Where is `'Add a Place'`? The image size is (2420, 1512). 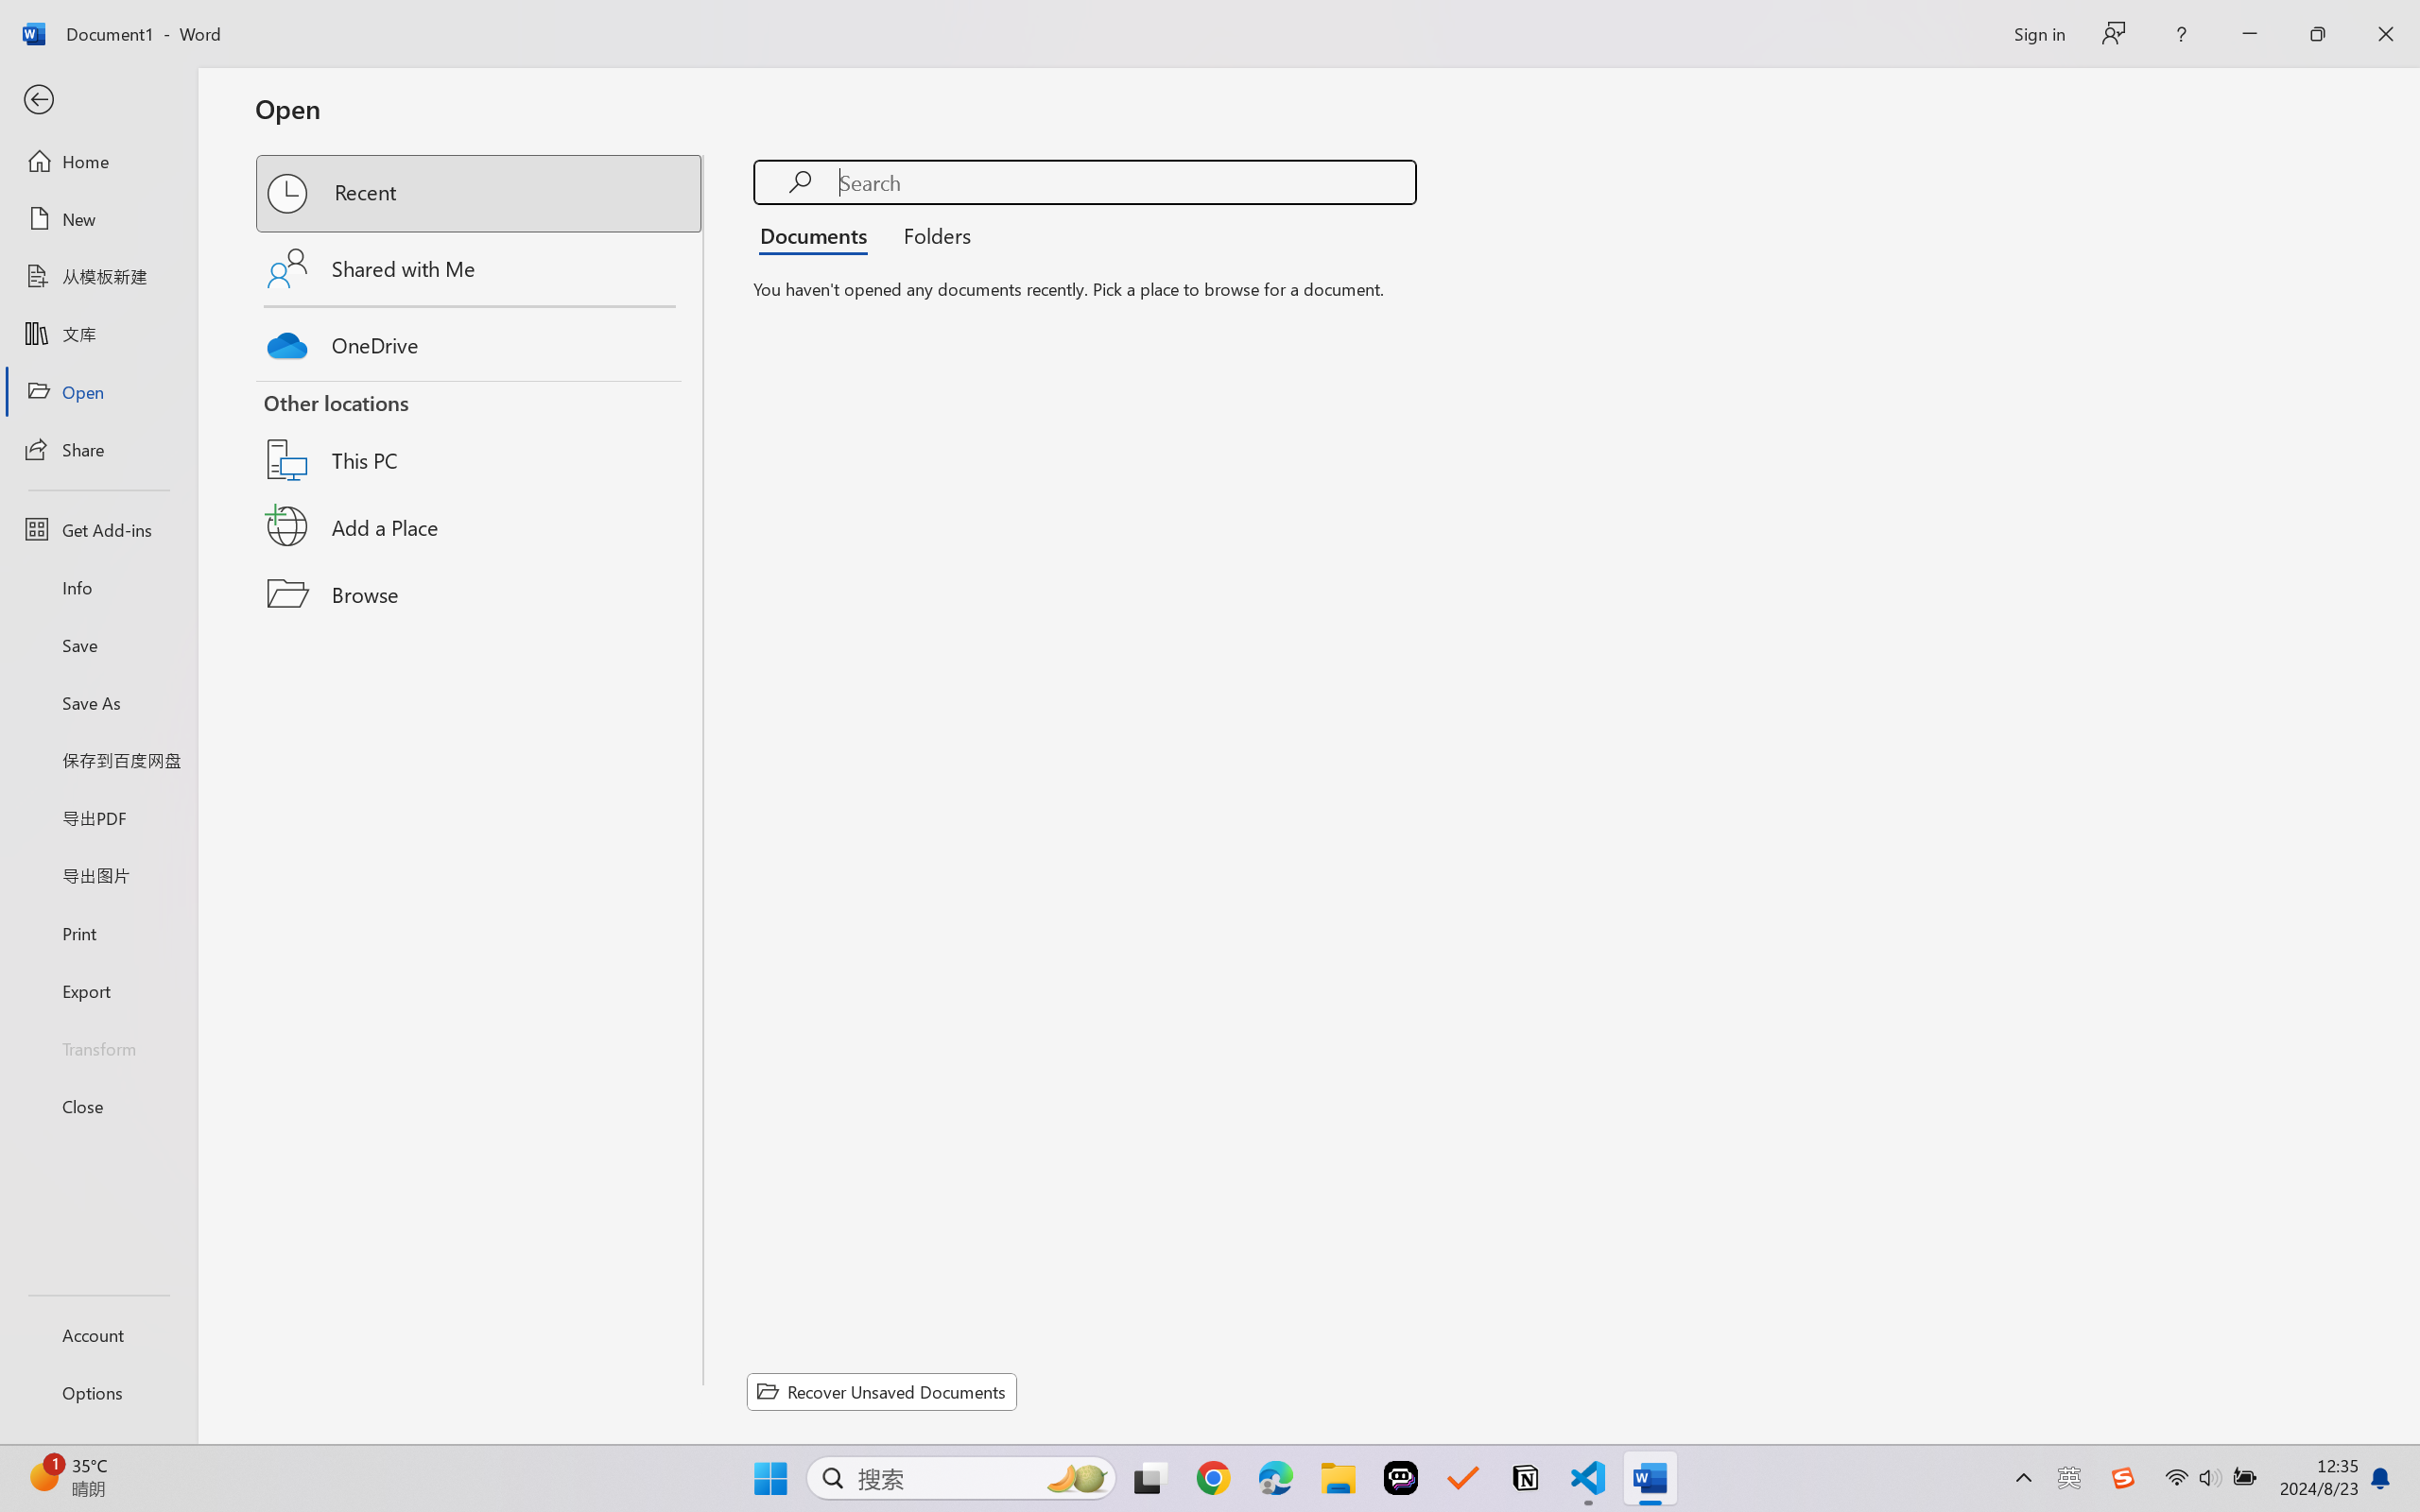 'Add a Place' is located at coordinates (480, 525).